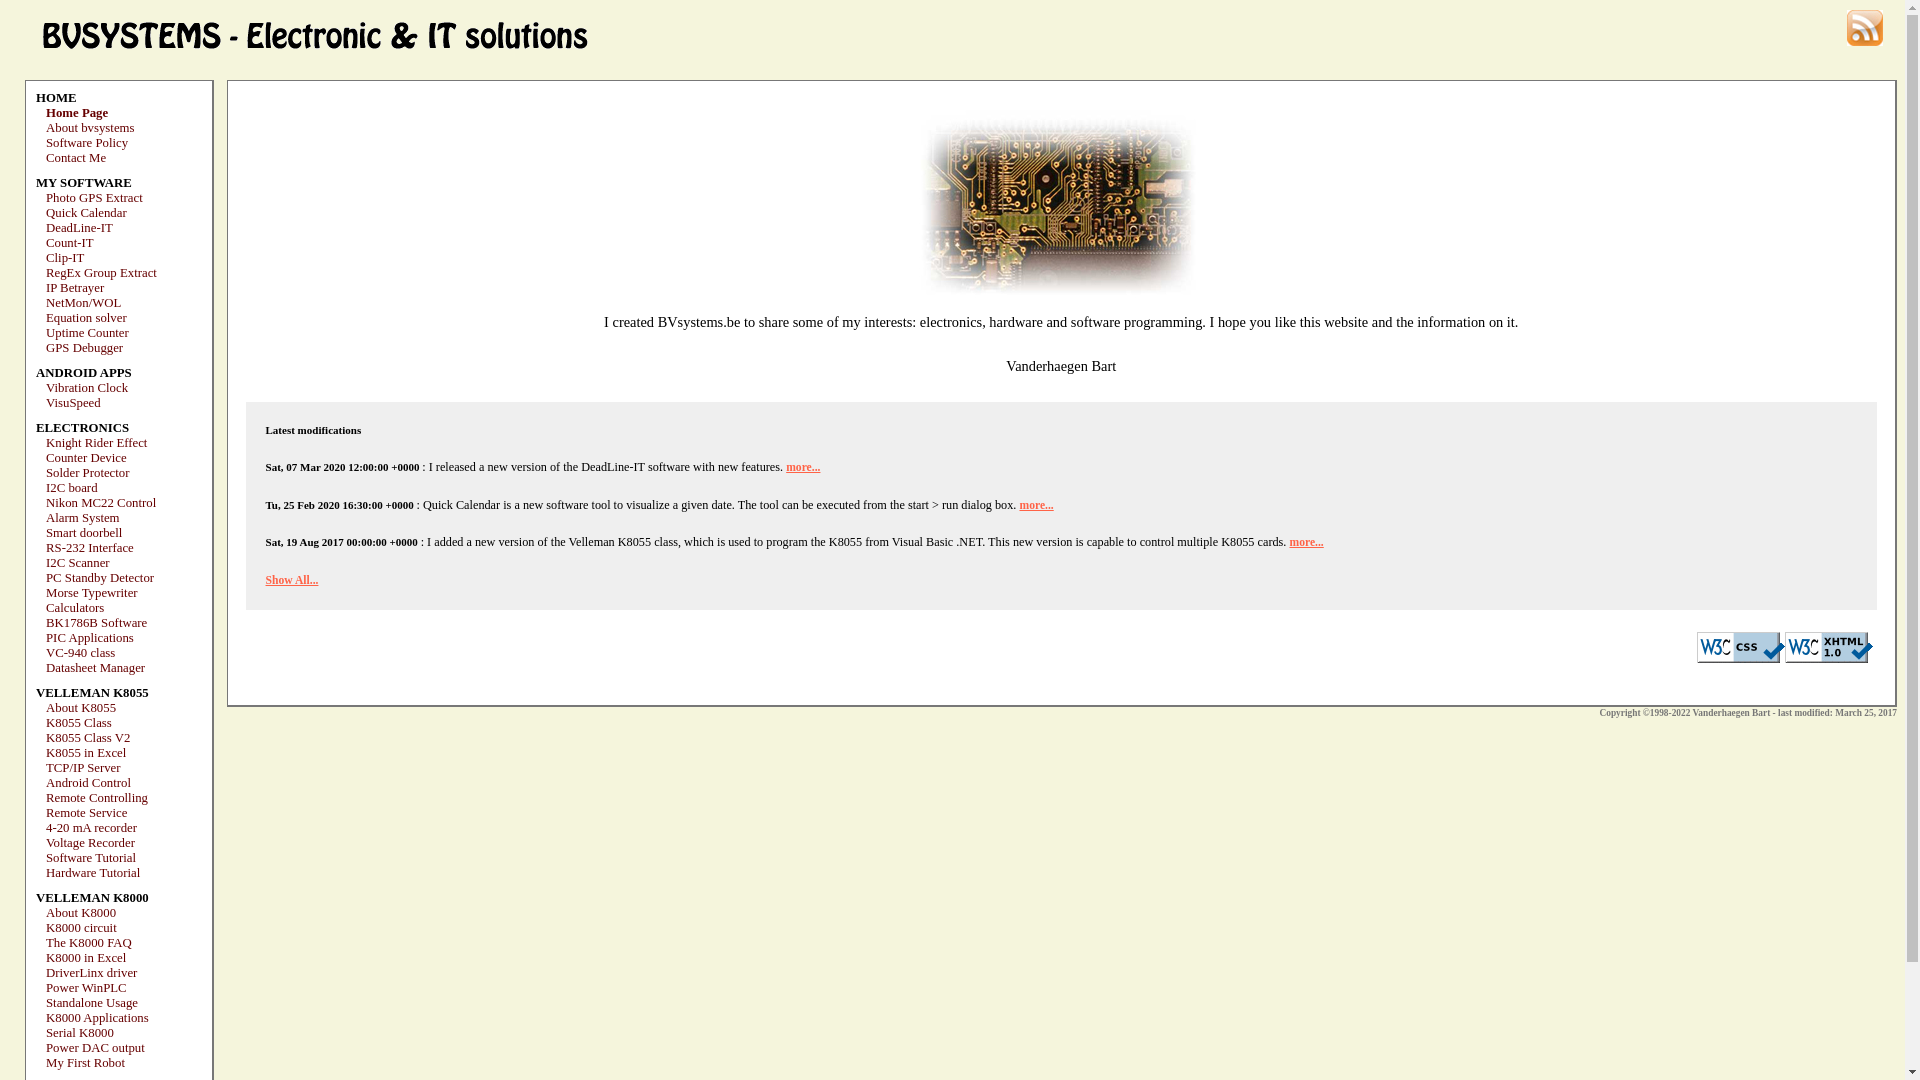 The width and height of the screenshot is (1920, 1080). What do you see at coordinates (80, 1033) in the screenshot?
I see `'Serial K8000'` at bounding box center [80, 1033].